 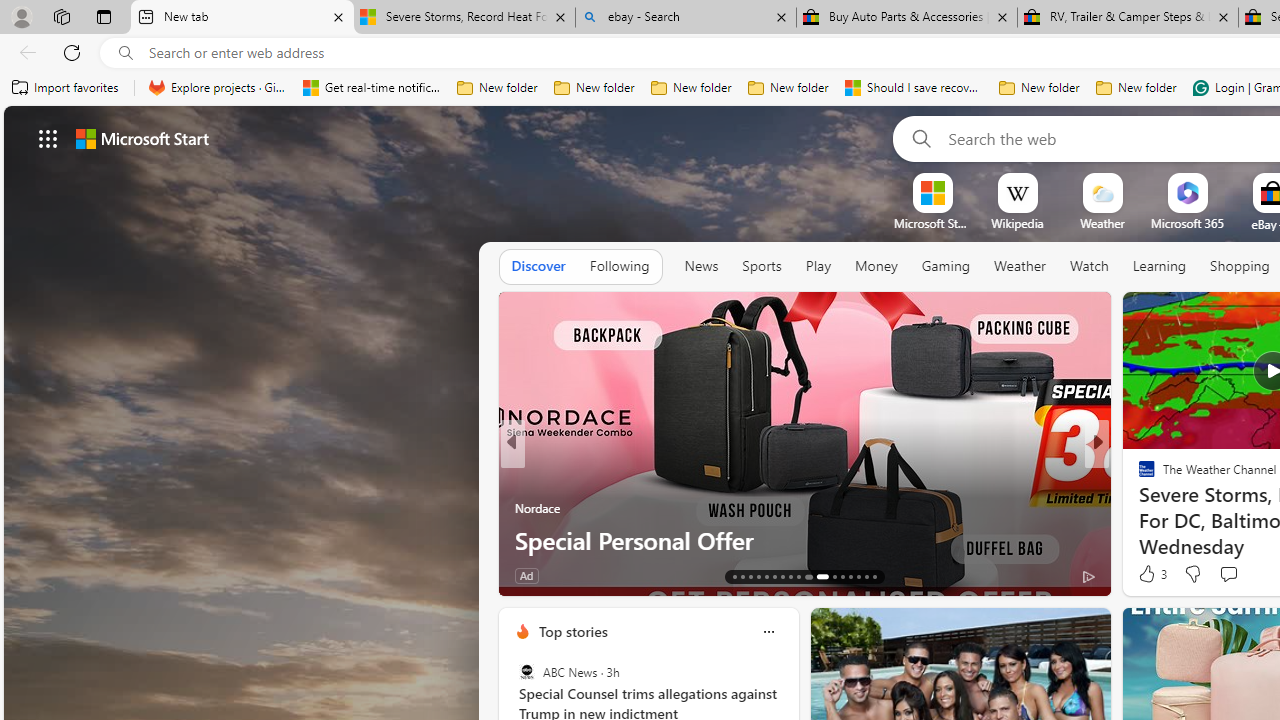 What do you see at coordinates (906, 17) in the screenshot?
I see `'Buy Auto Parts & Accessories | eBay'` at bounding box center [906, 17].